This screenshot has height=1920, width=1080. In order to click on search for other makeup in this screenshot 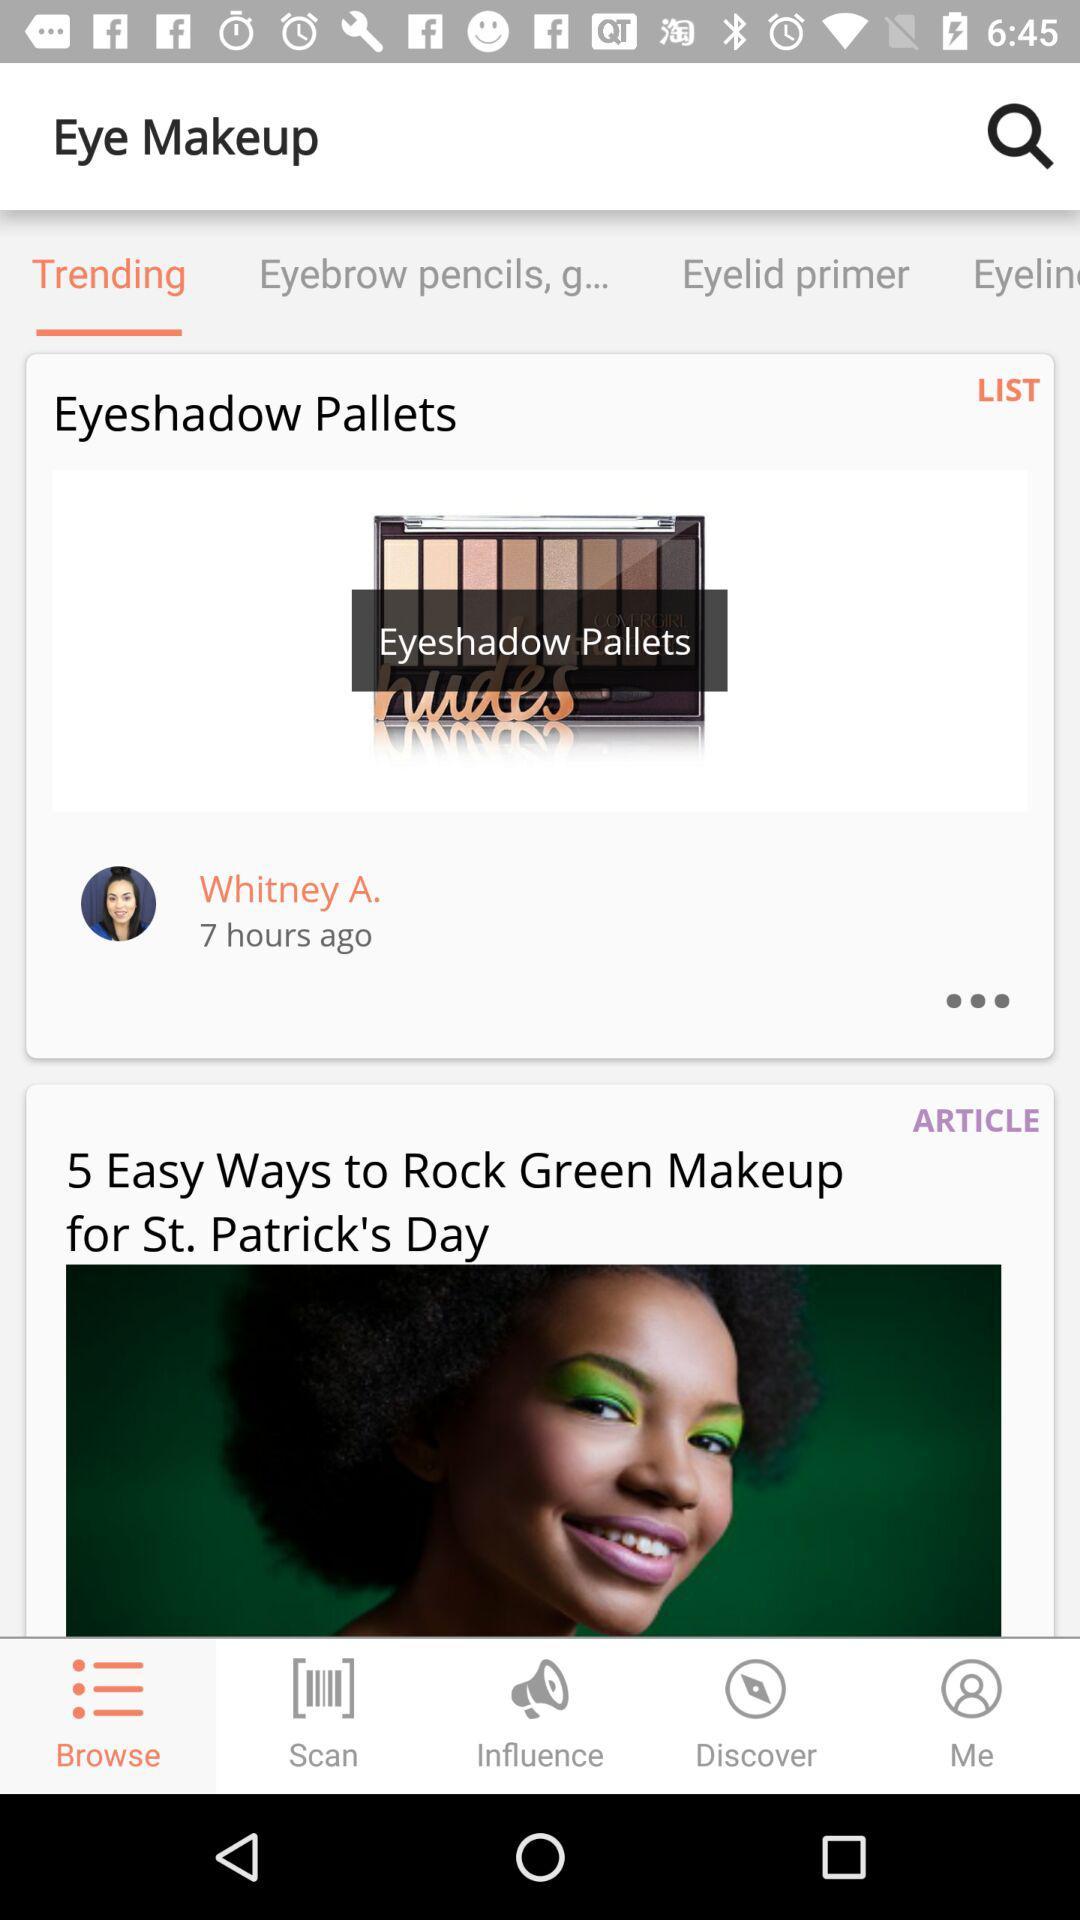, I will do `click(1020, 135)`.